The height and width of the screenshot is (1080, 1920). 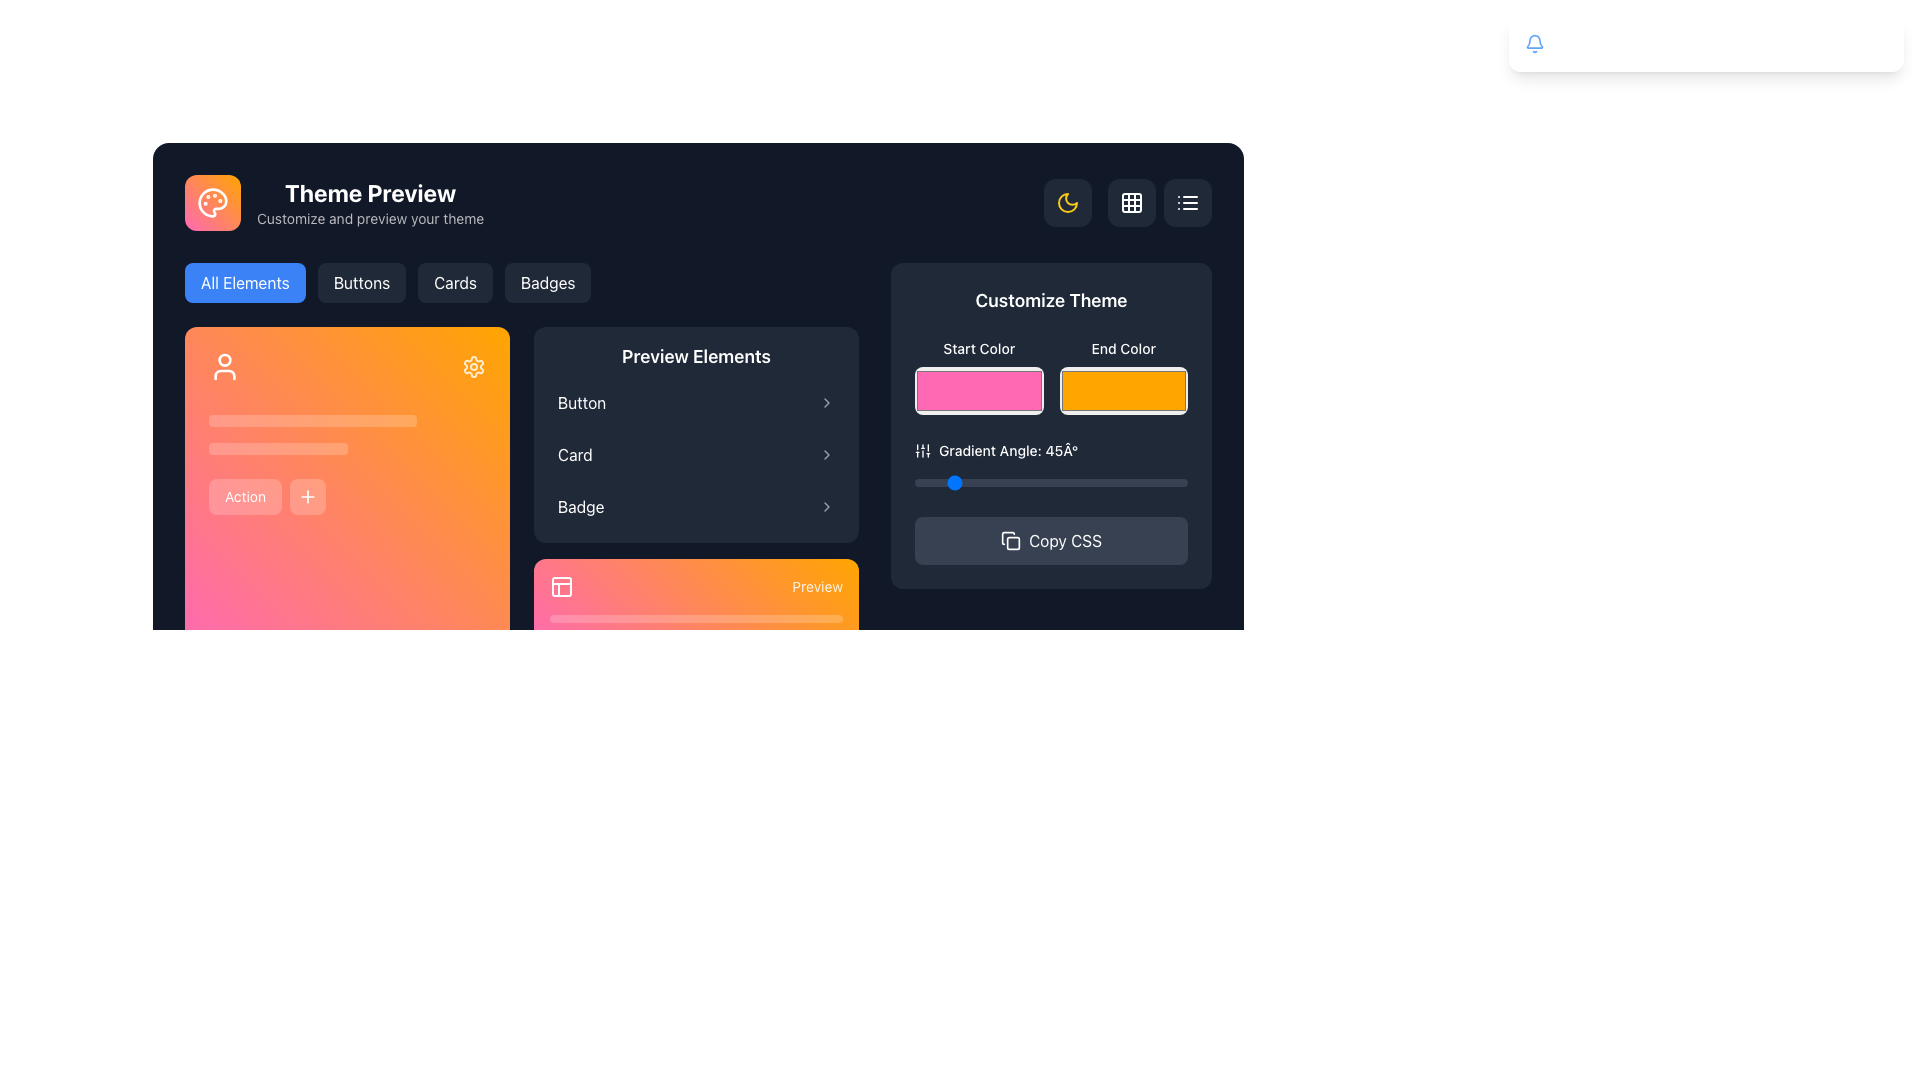 I want to click on the appearance of the small square with rounded corners located within the 'Copy CSS' button area under the 'Customize Theme' section, so click(x=1013, y=543).